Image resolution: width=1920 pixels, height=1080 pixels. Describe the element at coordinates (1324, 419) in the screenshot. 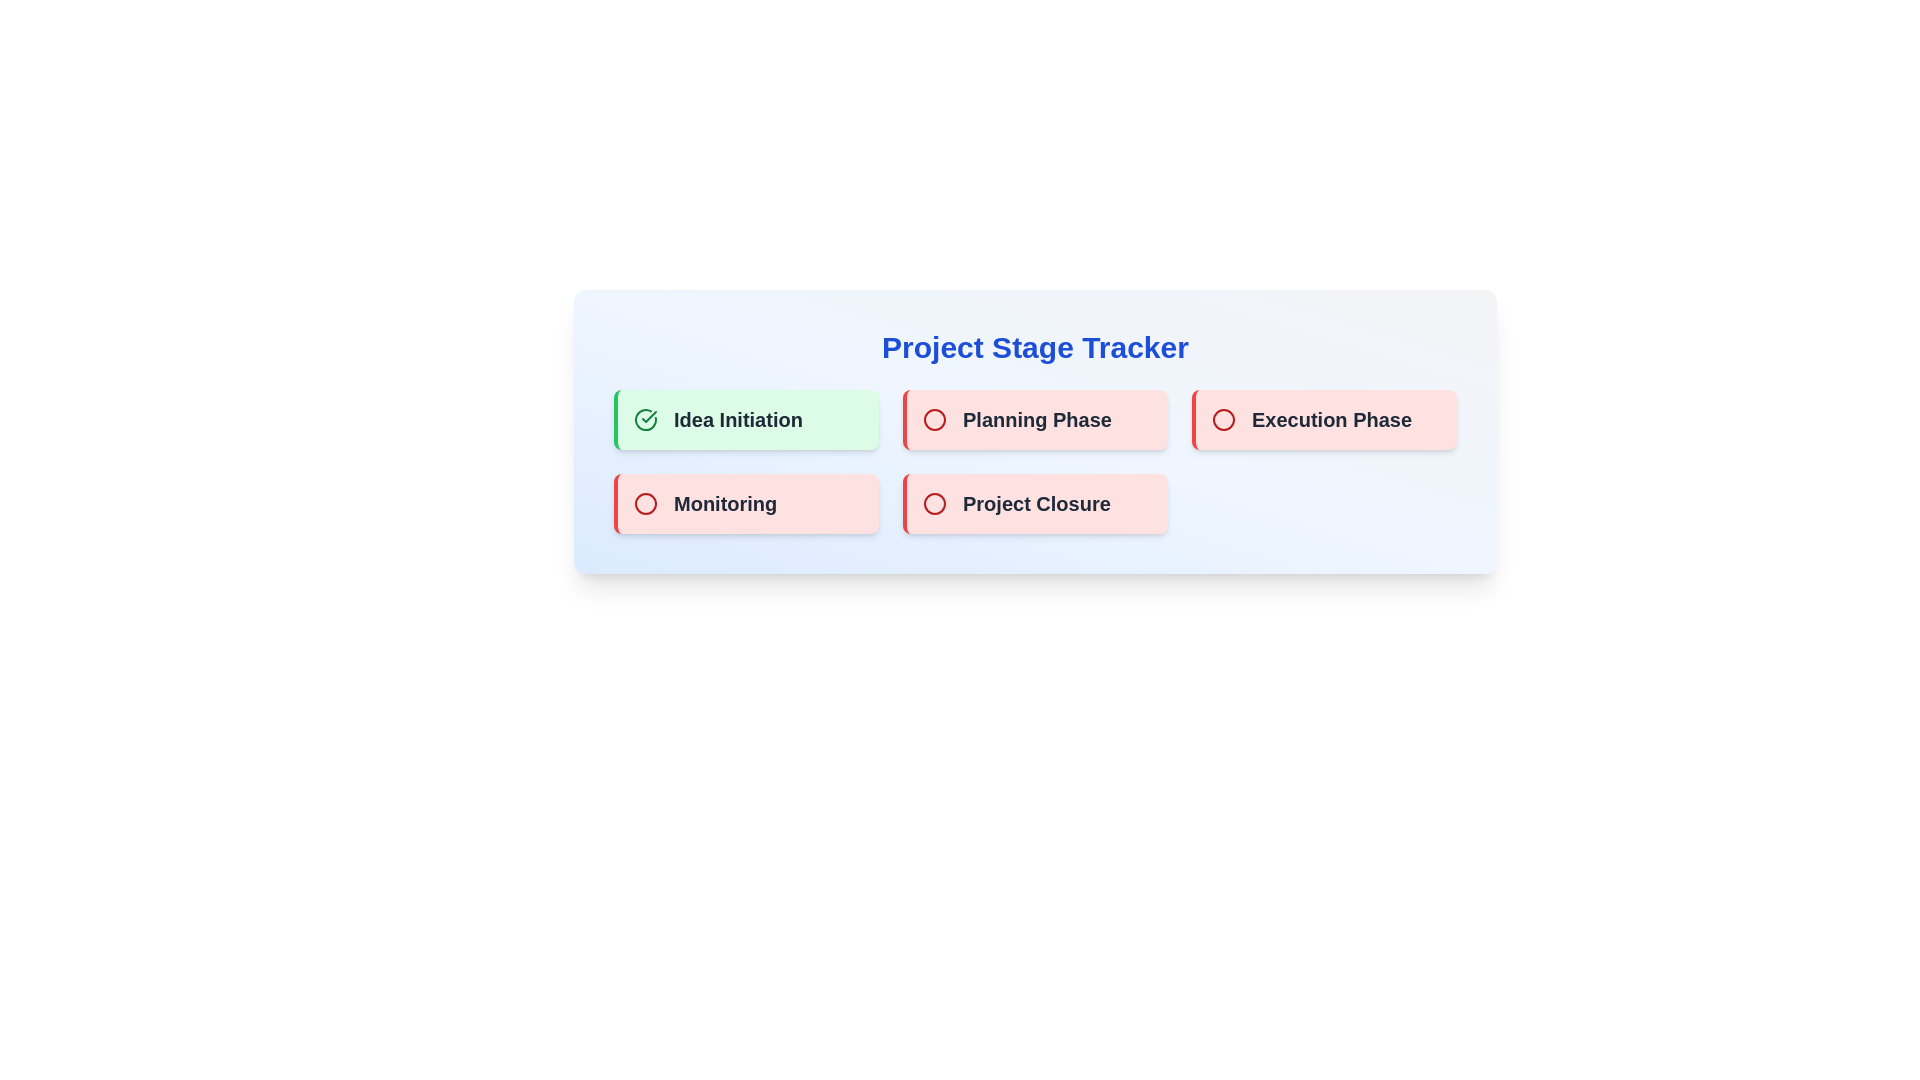

I see `the stage card labeled Execution Phase to observe the hover effect` at that location.